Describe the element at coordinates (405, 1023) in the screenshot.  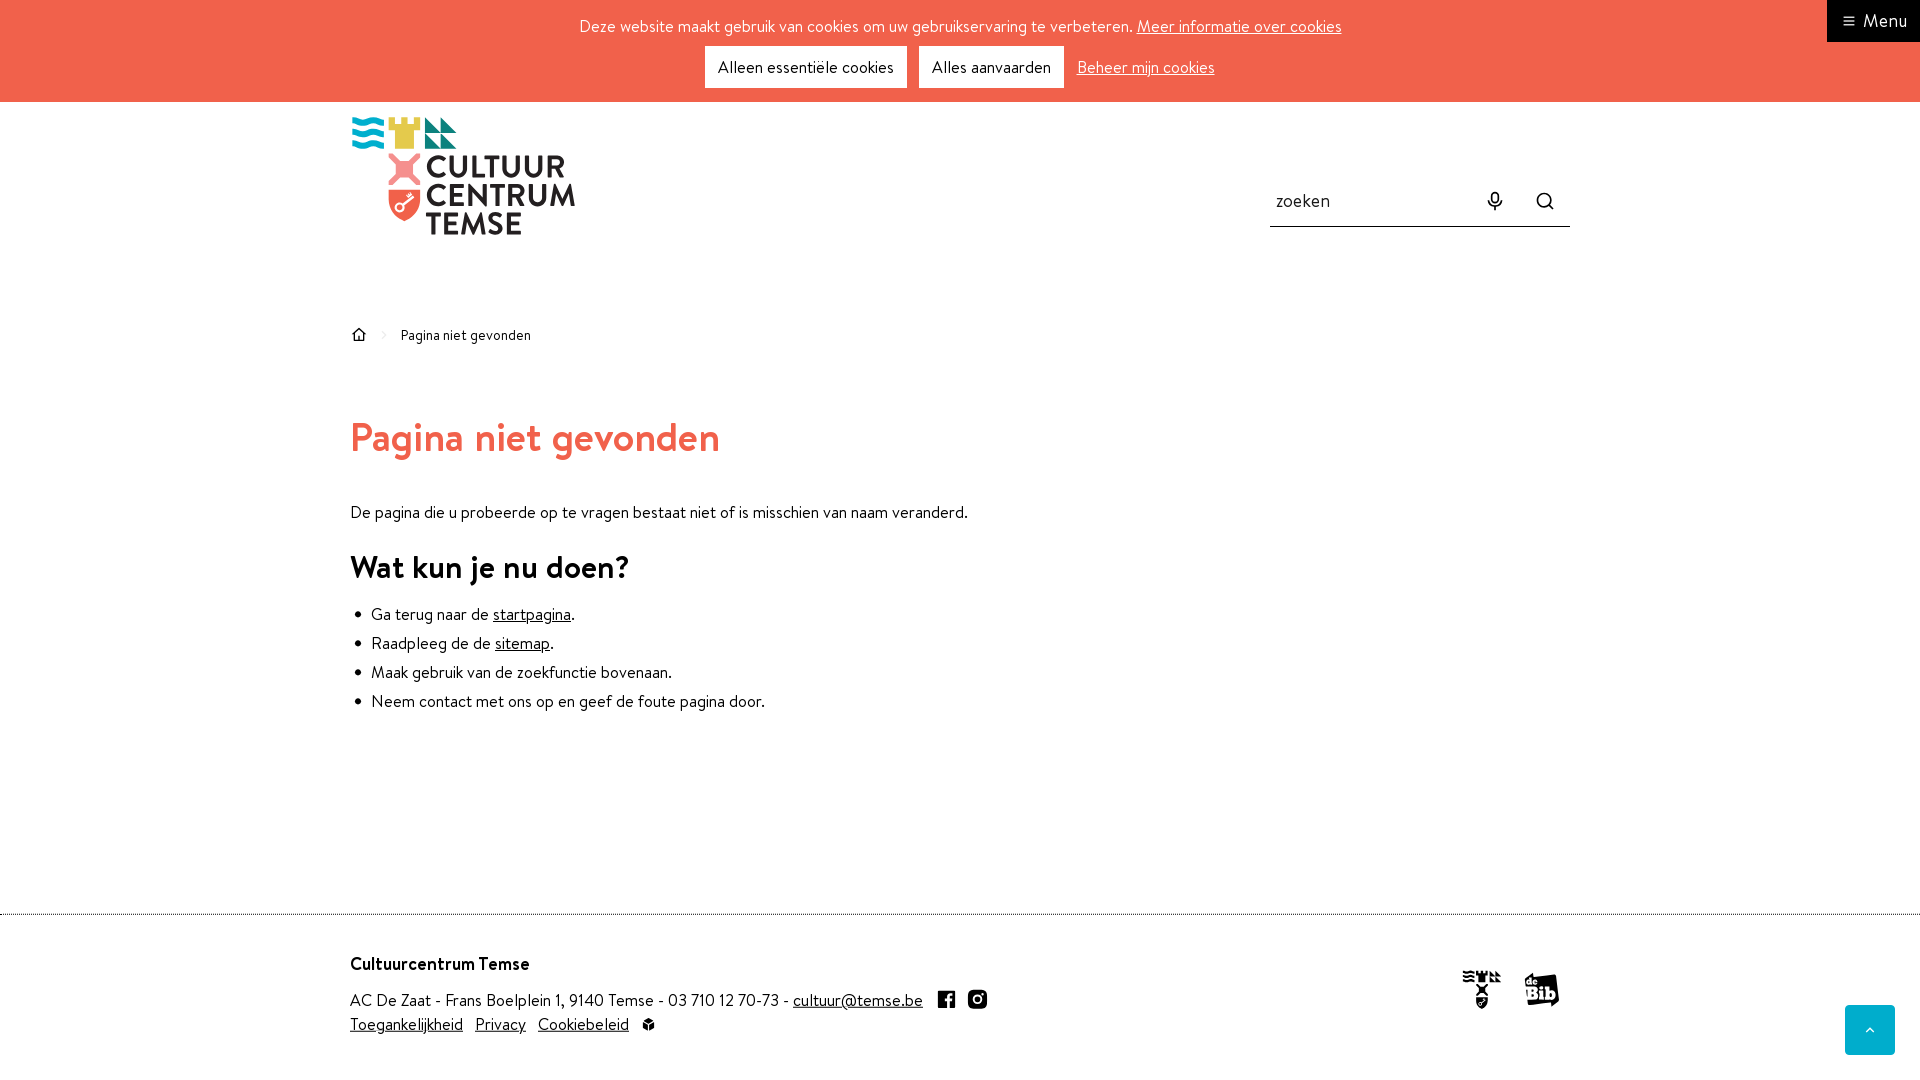
I see `'Toegankelijkheid'` at that location.